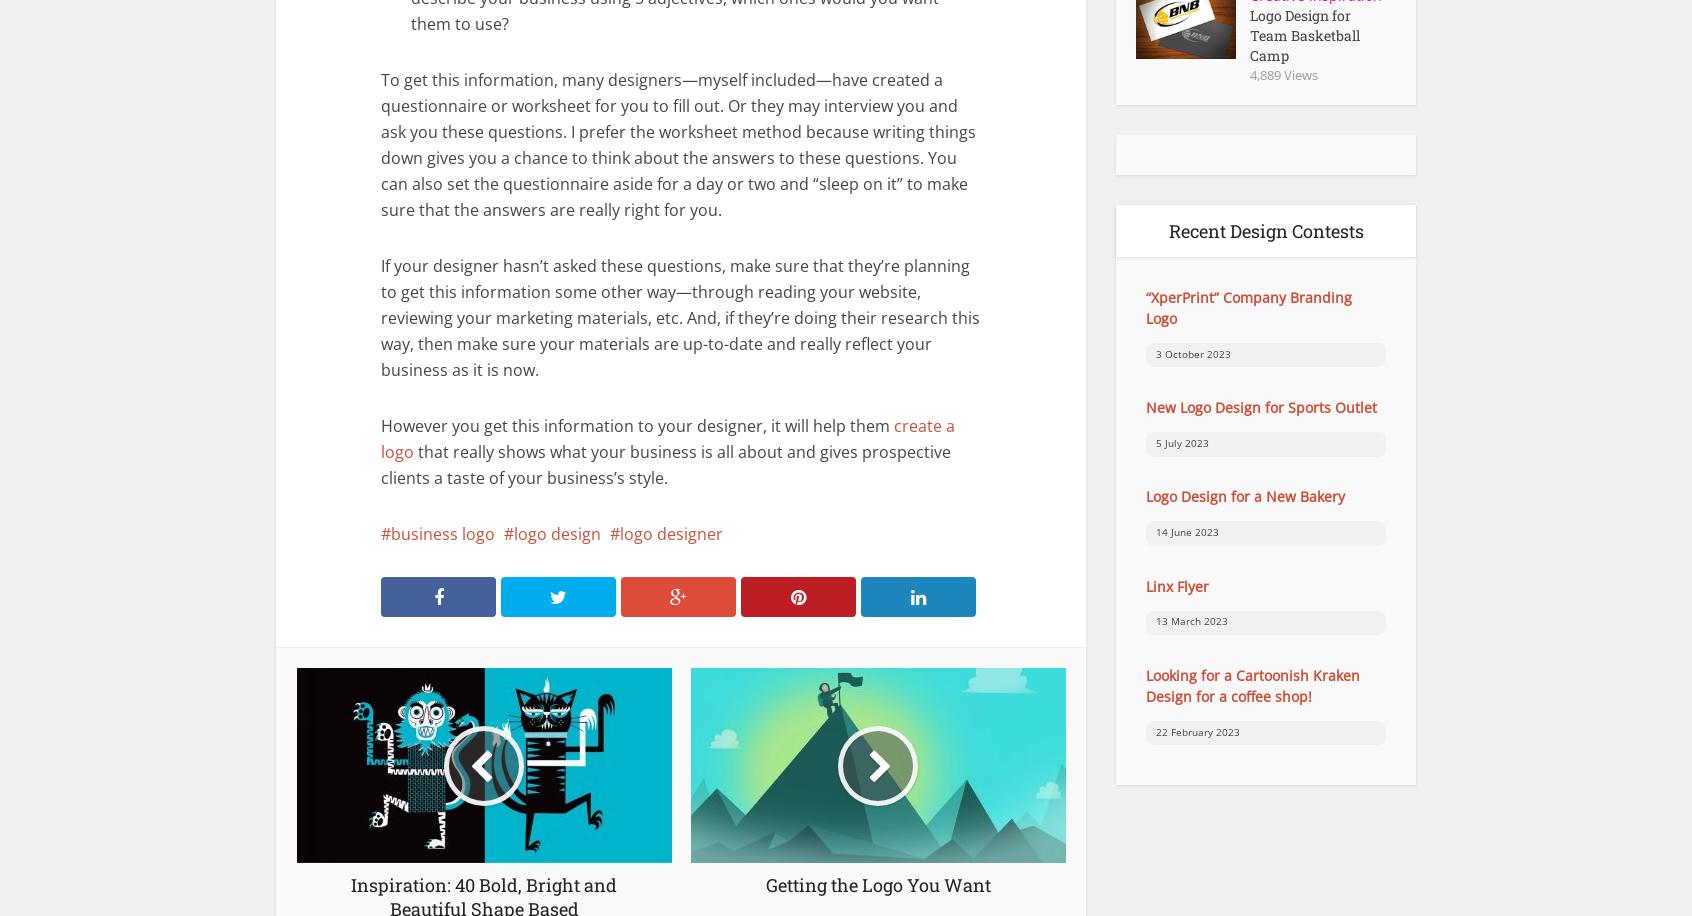 This screenshot has height=916, width=1692. I want to click on 'Linx Flyer', so click(1176, 585).